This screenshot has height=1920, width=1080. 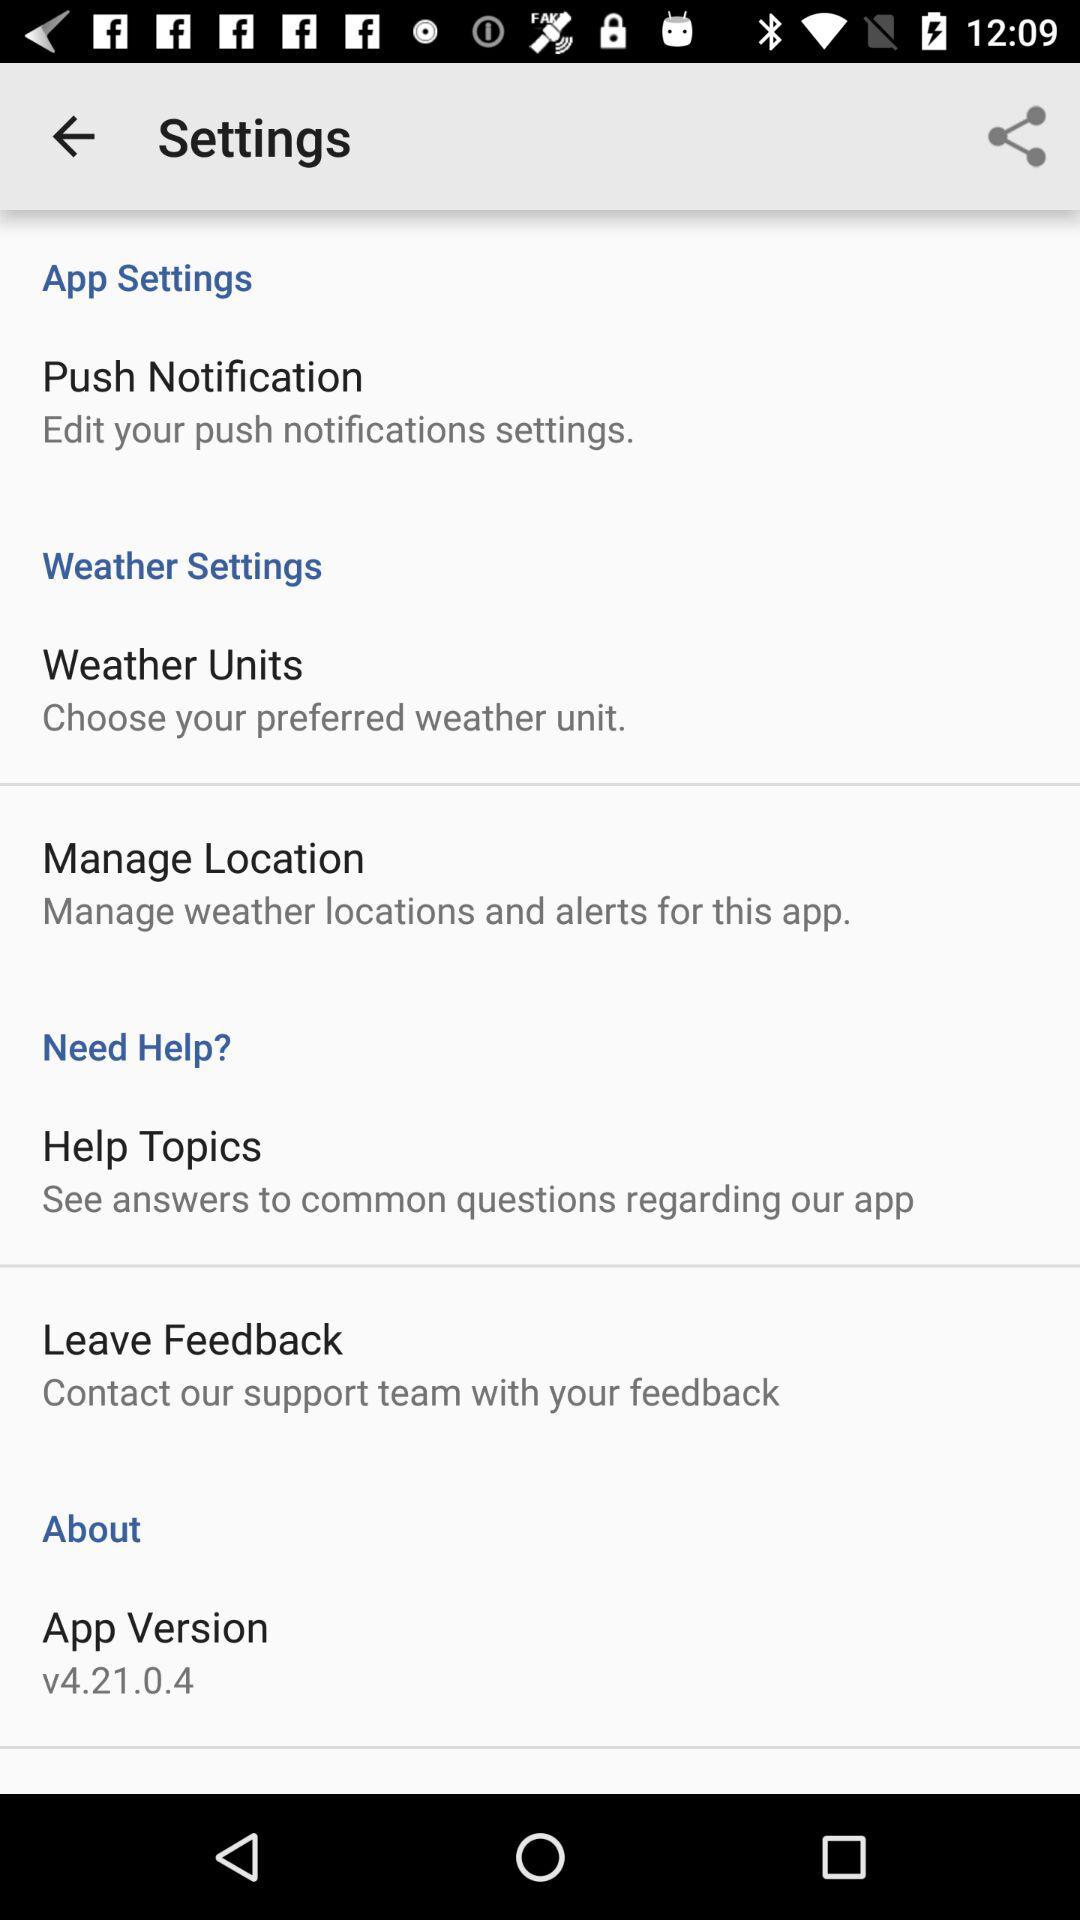 I want to click on push notification, so click(x=202, y=374).